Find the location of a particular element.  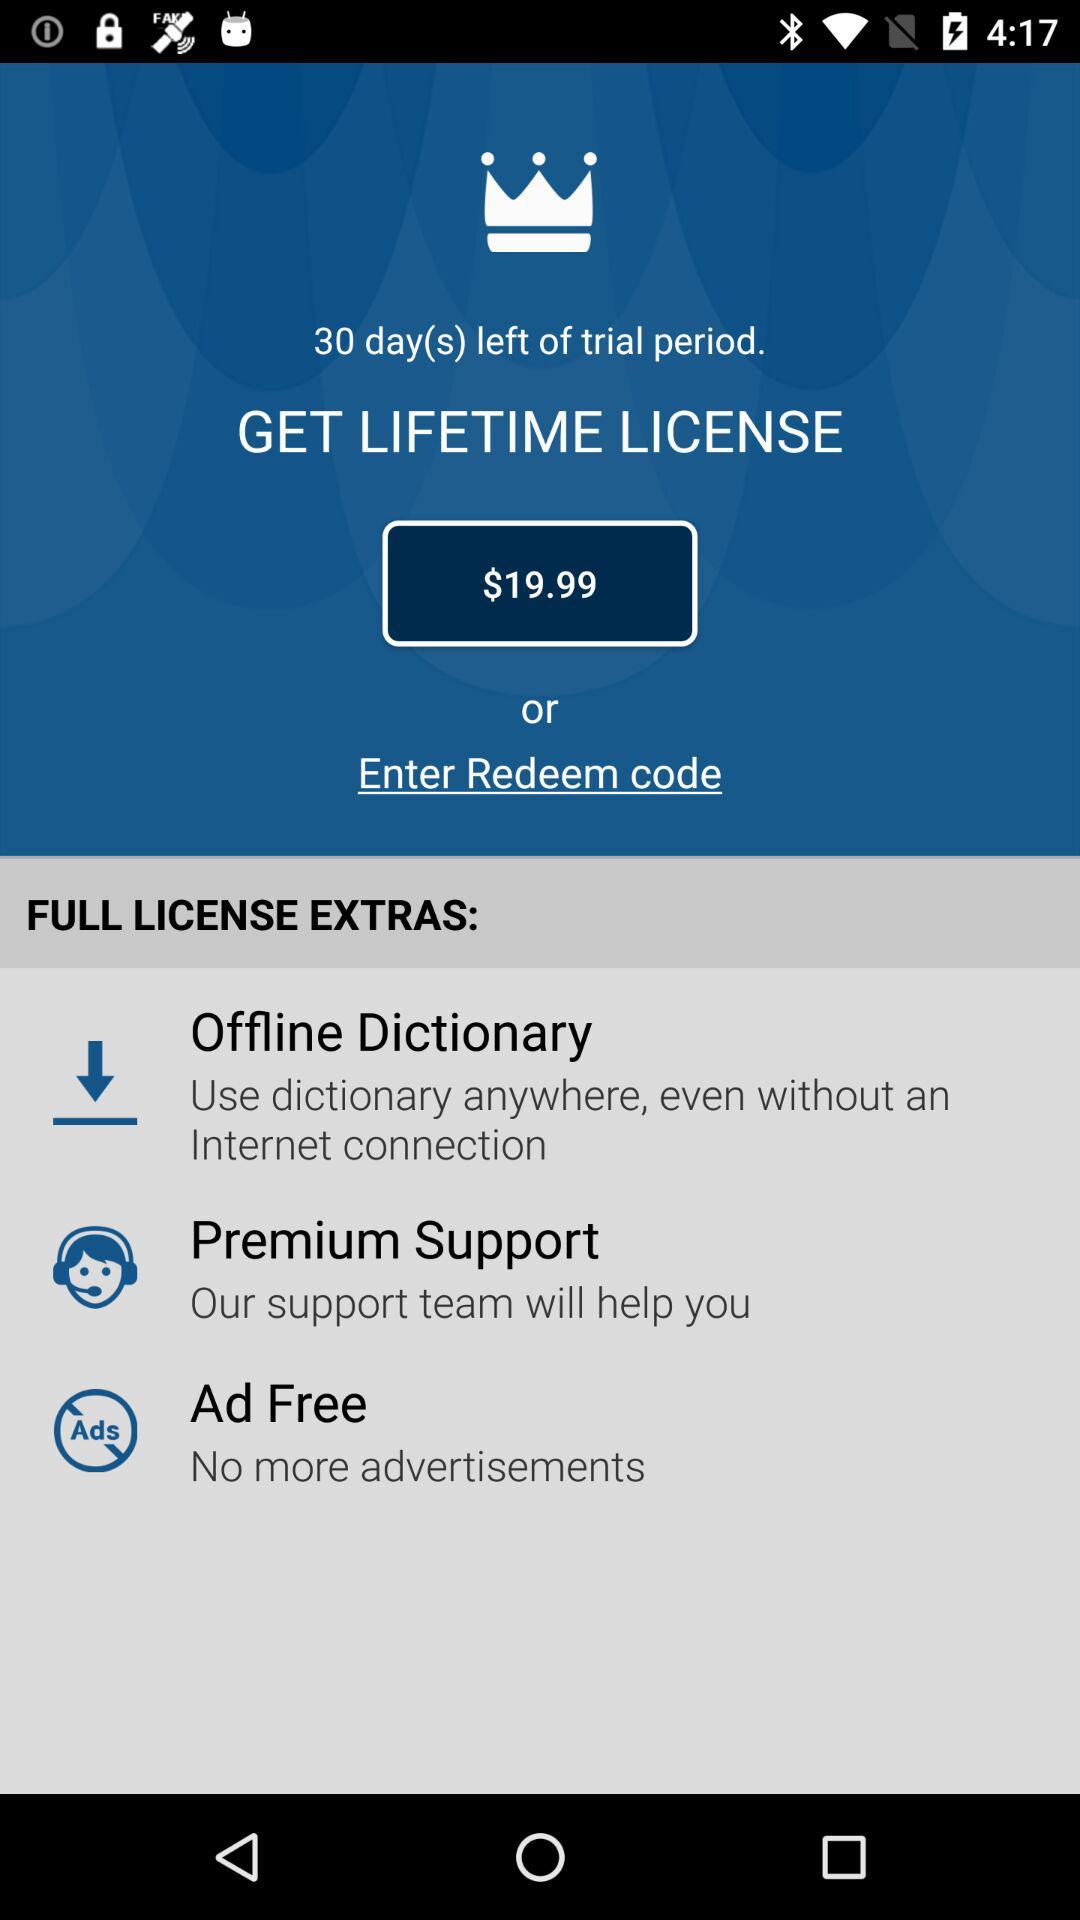

app below the or is located at coordinates (540, 770).